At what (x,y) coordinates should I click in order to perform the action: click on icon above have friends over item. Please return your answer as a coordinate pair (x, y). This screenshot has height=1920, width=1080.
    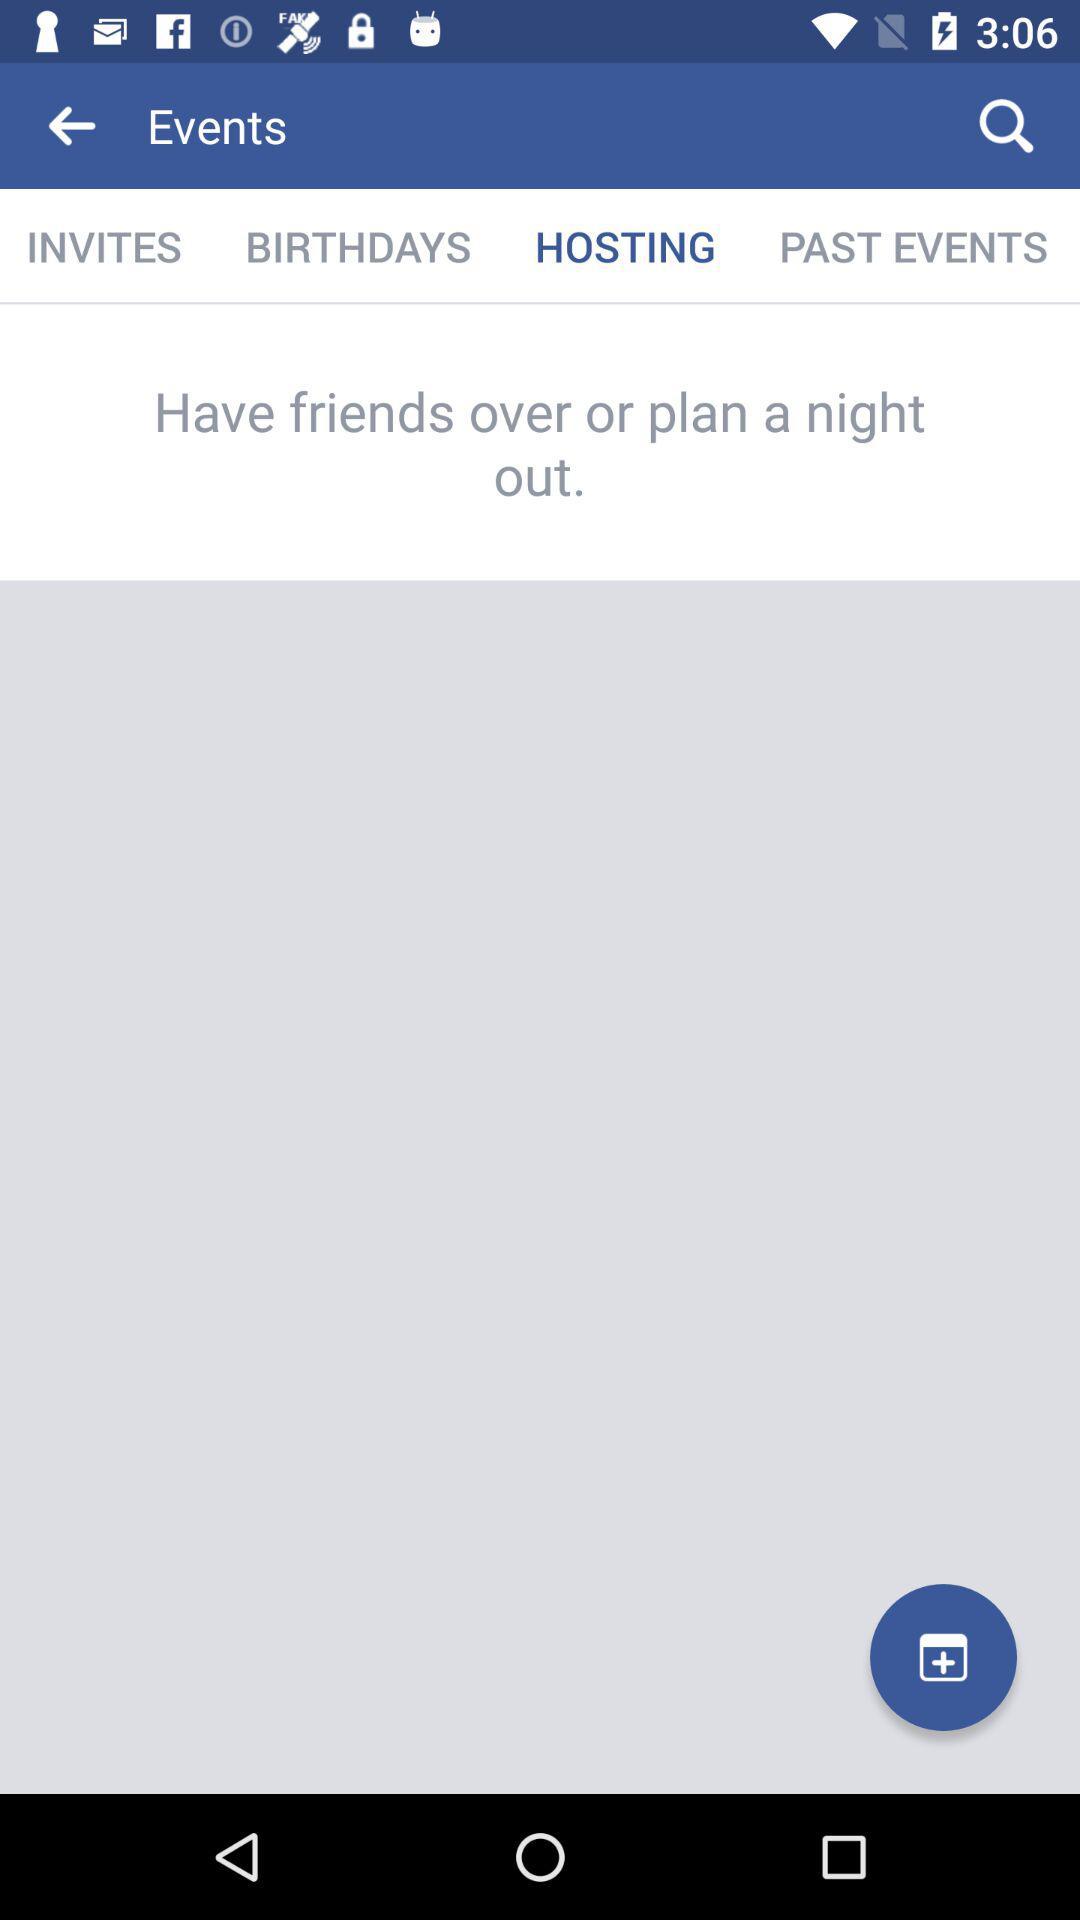
    Looking at the image, I should click on (913, 245).